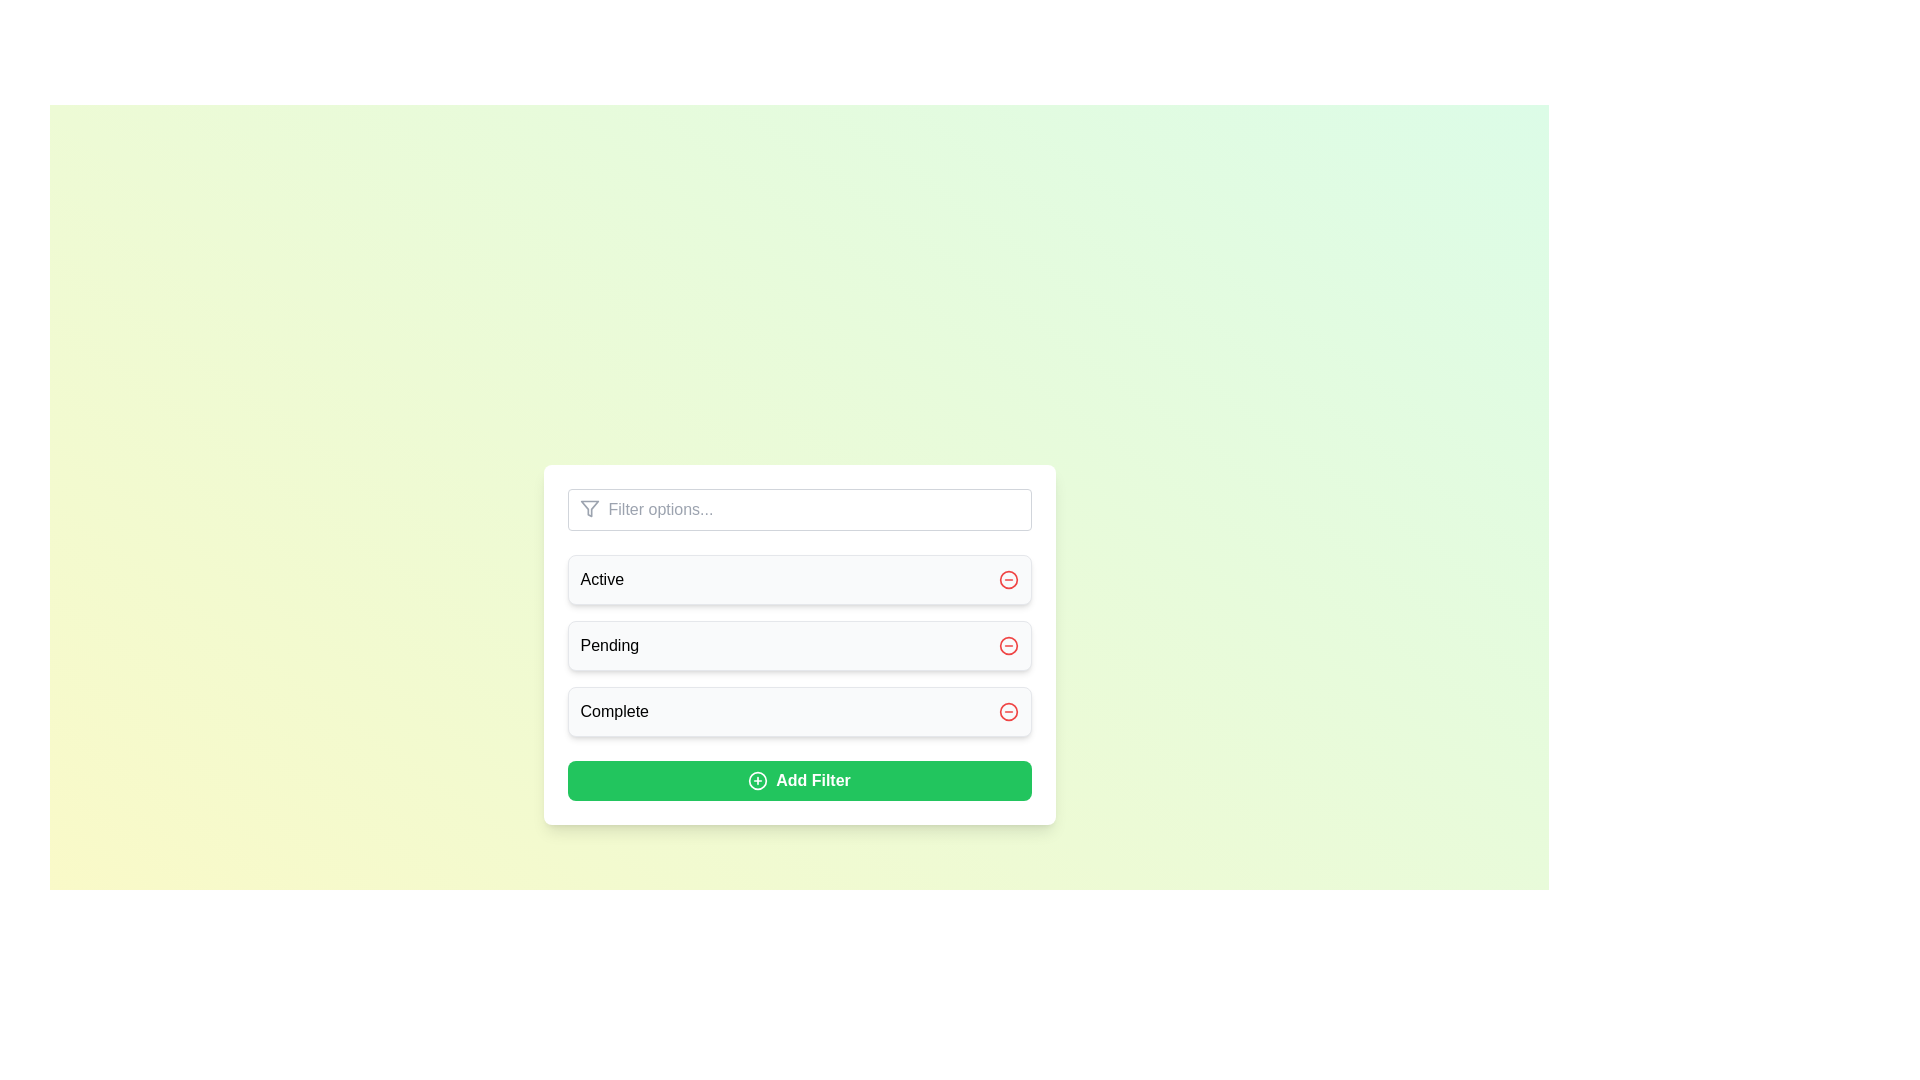 Image resolution: width=1920 pixels, height=1080 pixels. What do you see at coordinates (757, 779) in the screenshot?
I see `the circular icon with a green outline and a plus sign in the center, located within the 'Add Filter' button at the bottom of the filter selection panel` at bounding box center [757, 779].